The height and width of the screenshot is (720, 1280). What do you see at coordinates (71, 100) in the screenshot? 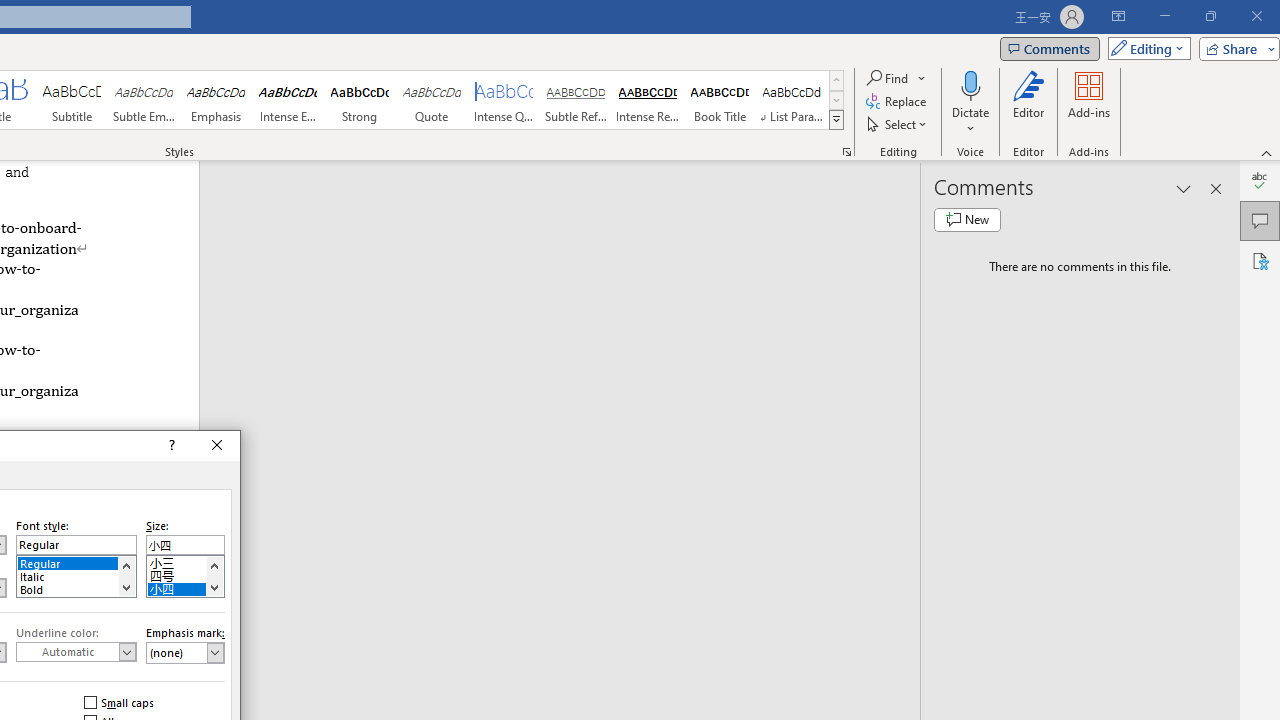
I see `'Subtitle'` at bounding box center [71, 100].